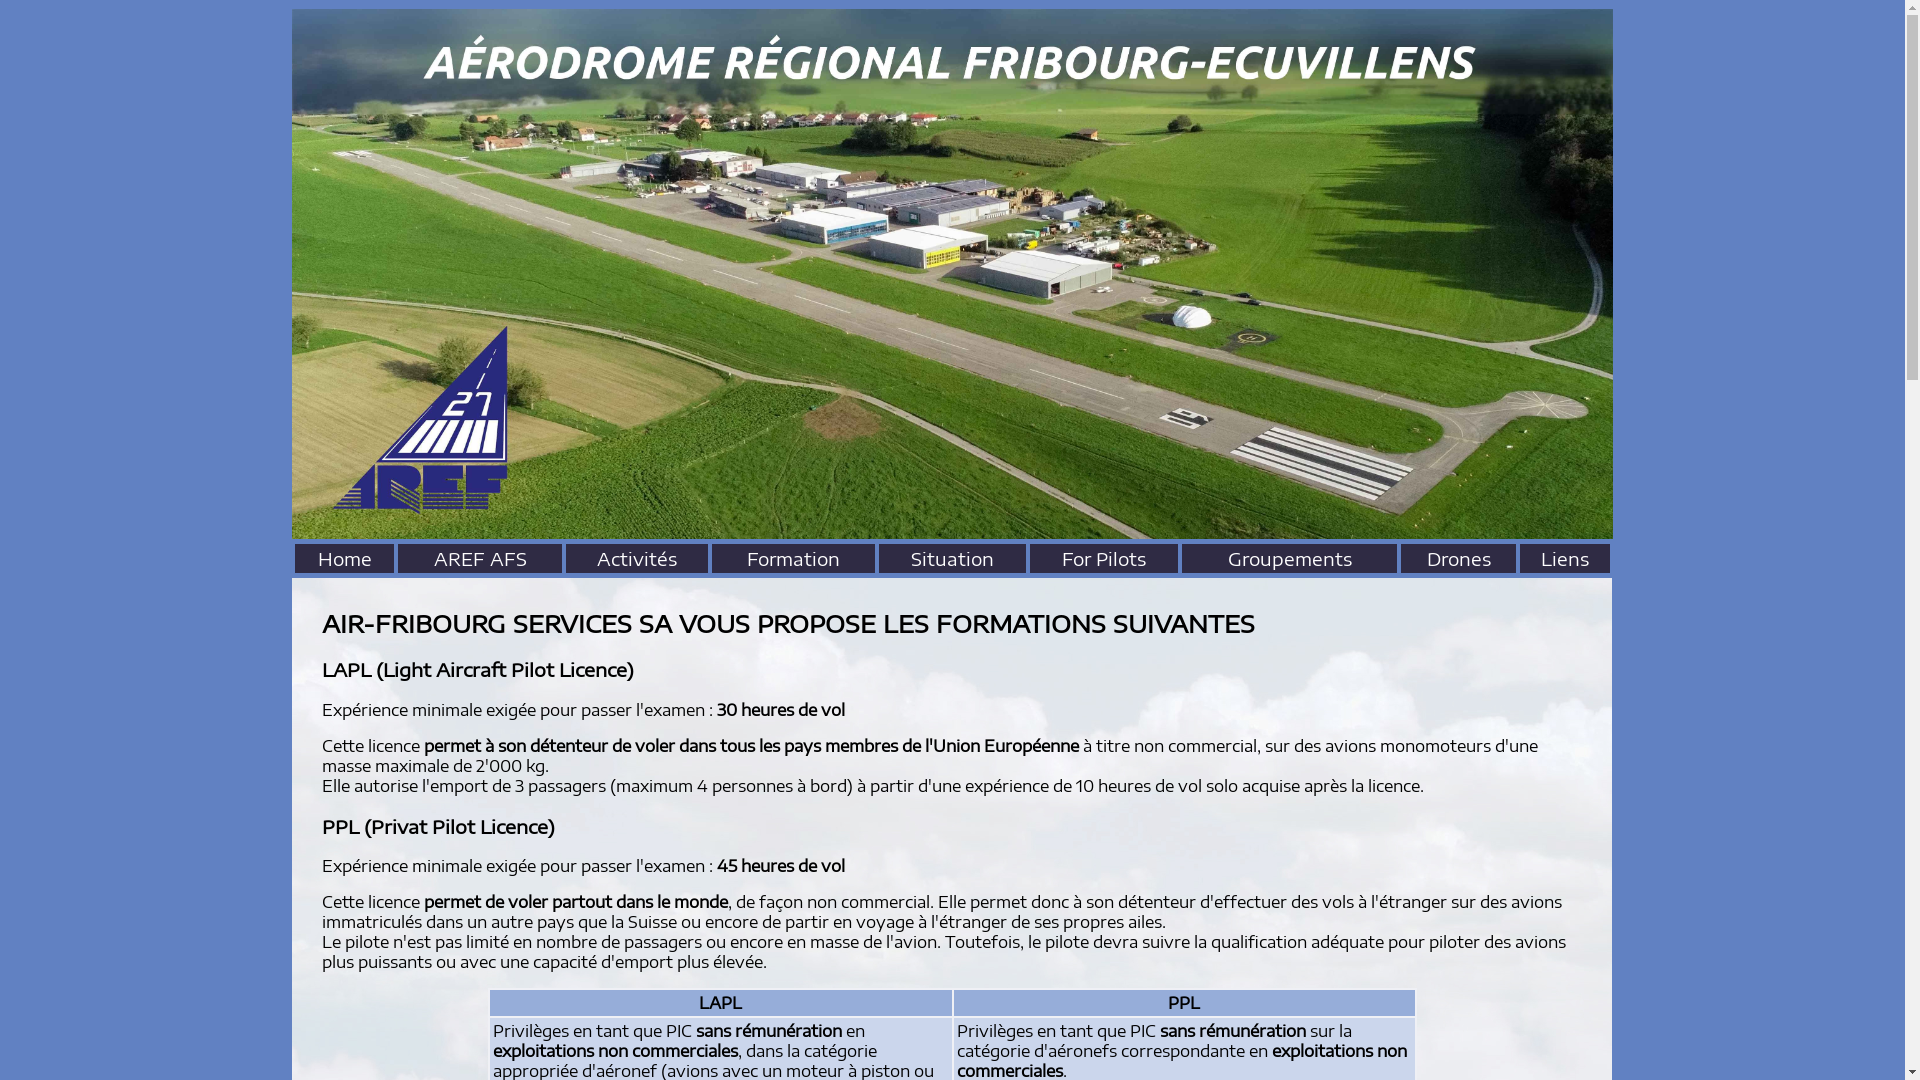  What do you see at coordinates (1290, 561) in the screenshot?
I see `'Groupements'` at bounding box center [1290, 561].